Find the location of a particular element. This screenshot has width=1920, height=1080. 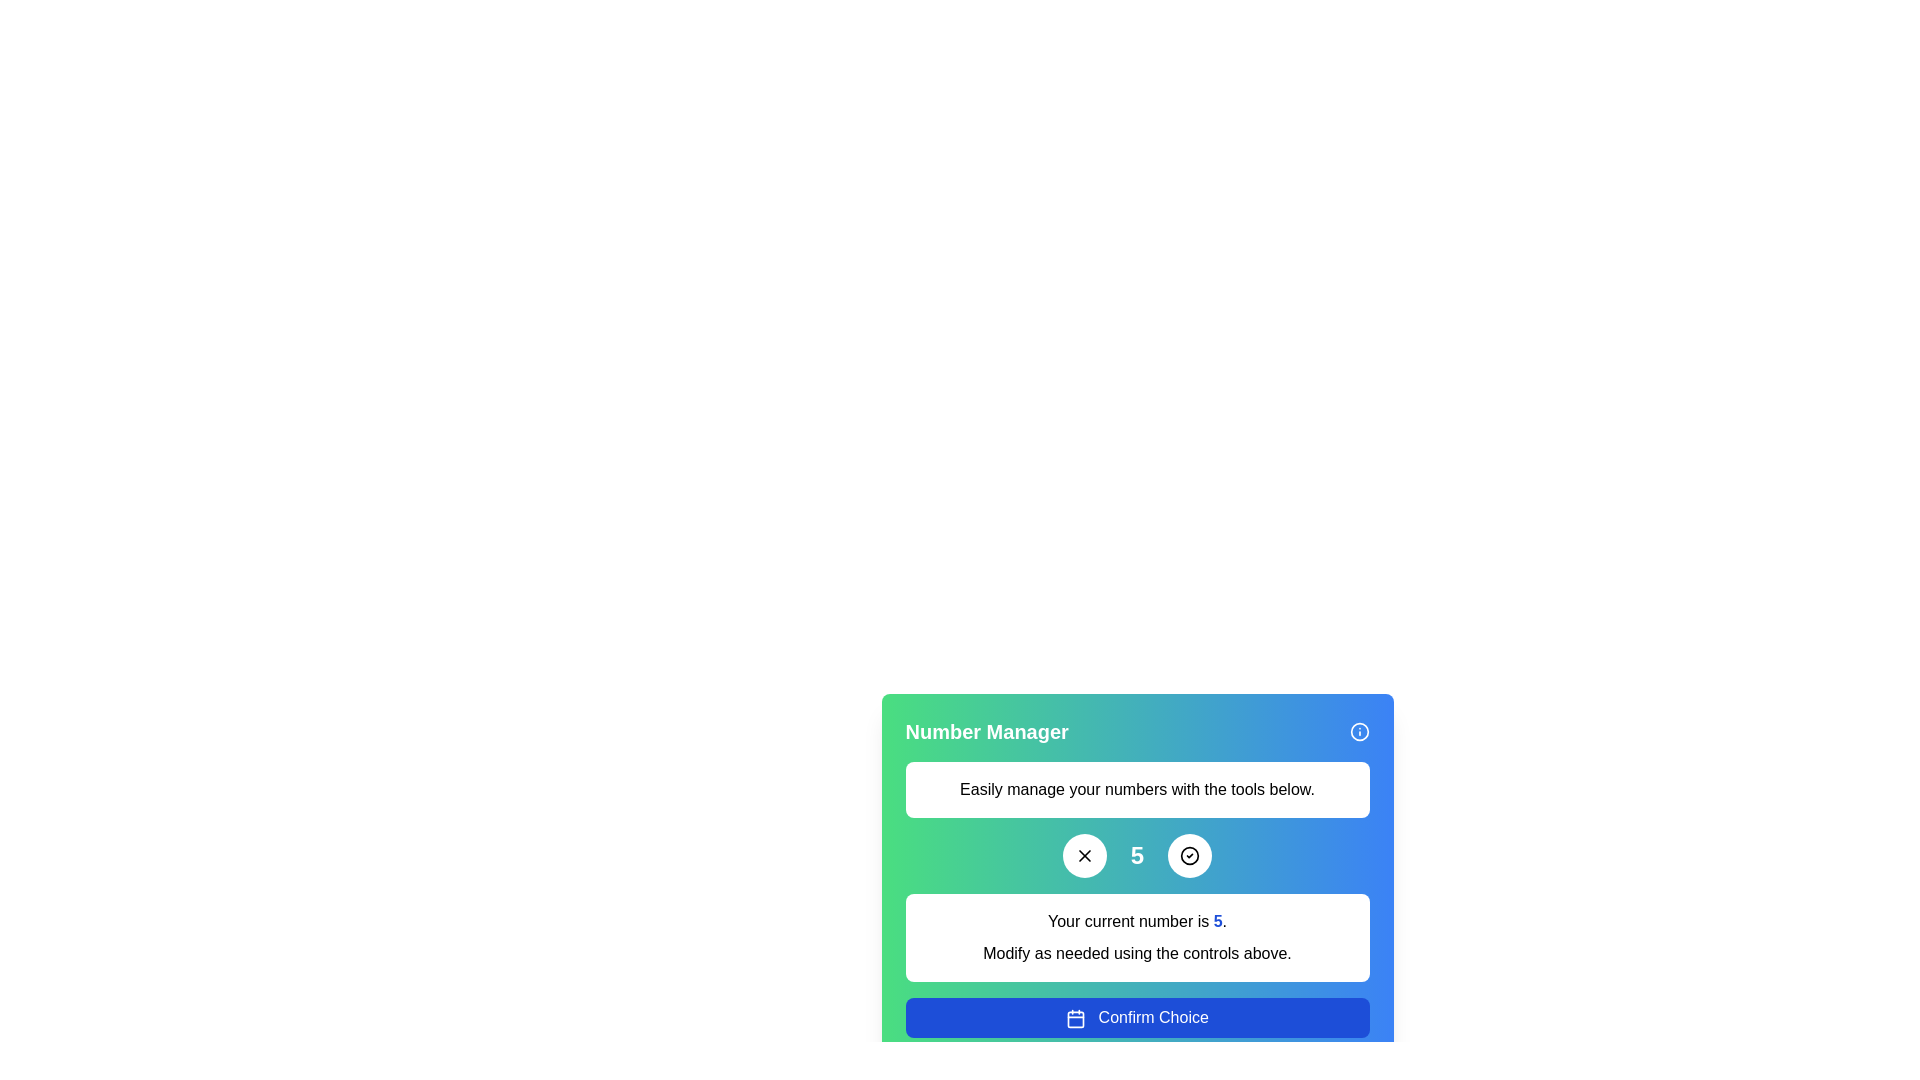

the third graphical element of the calendar icon, which is part of the 'Confirm Choice' button at the bottom of the interface is located at coordinates (1075, 1019).